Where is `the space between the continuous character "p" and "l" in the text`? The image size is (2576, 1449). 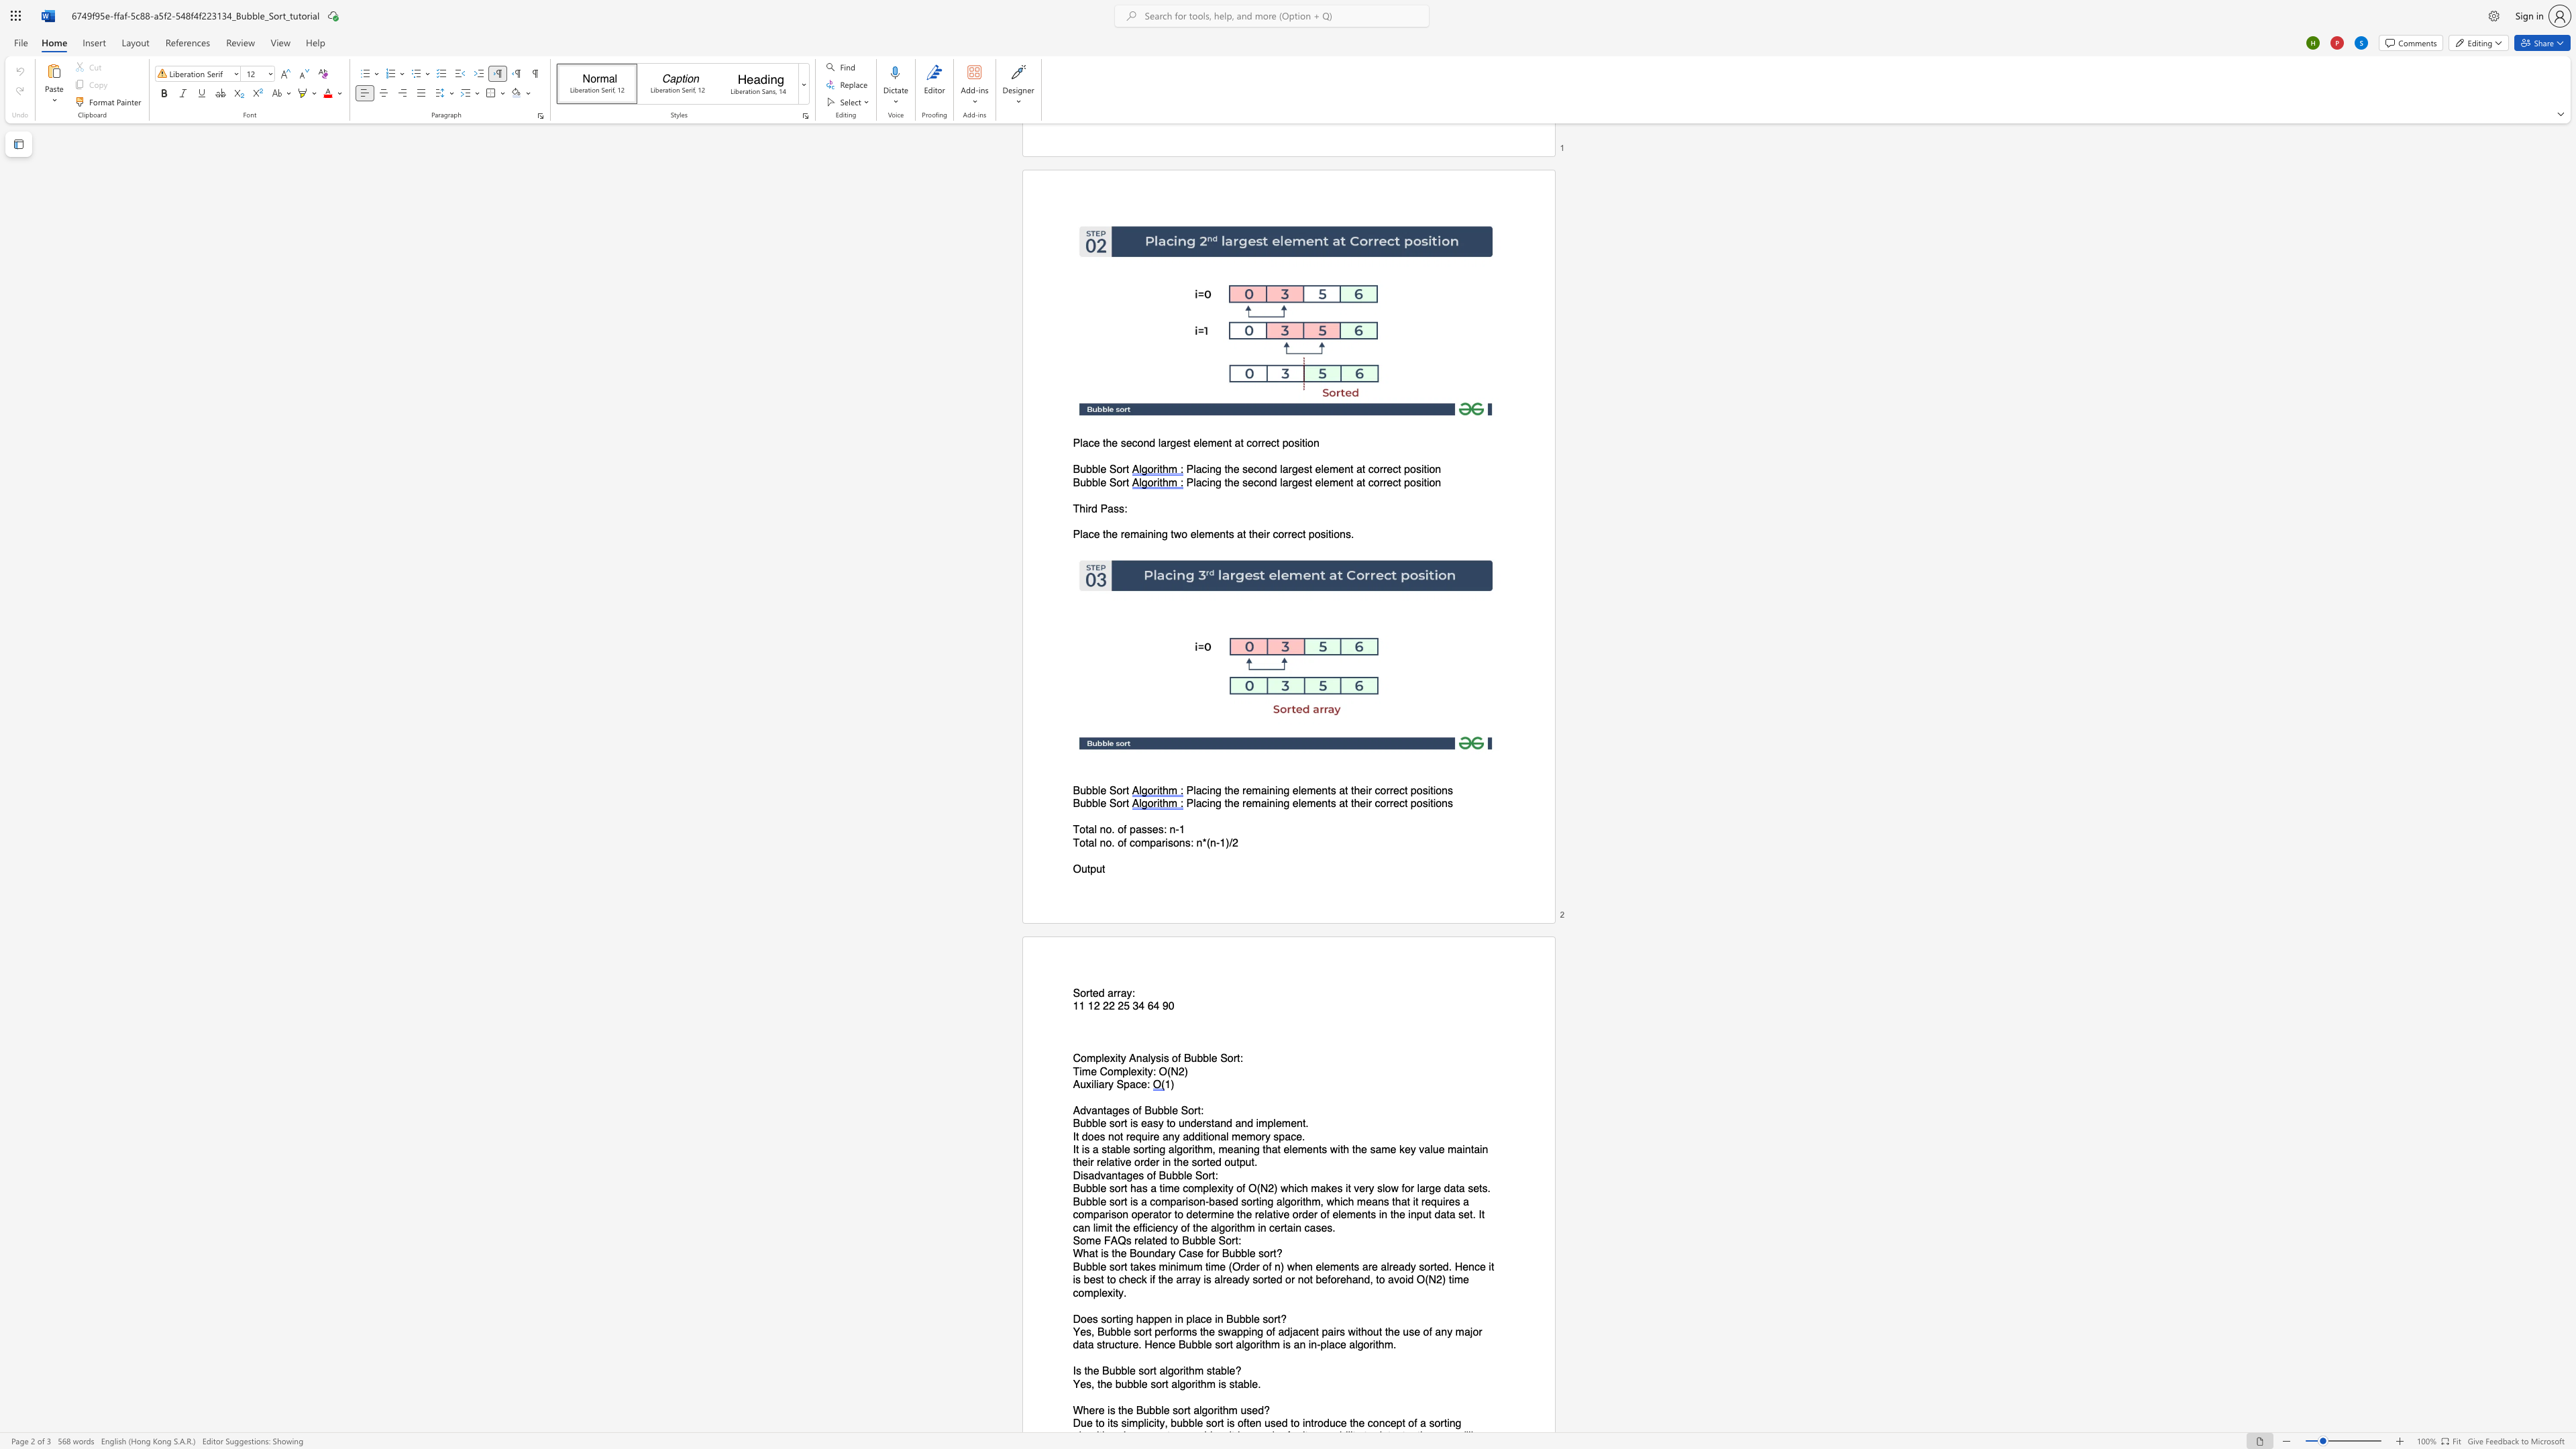 the space between the continuous character "p" and "l" in the text is located at coordinates (1127, 1071).